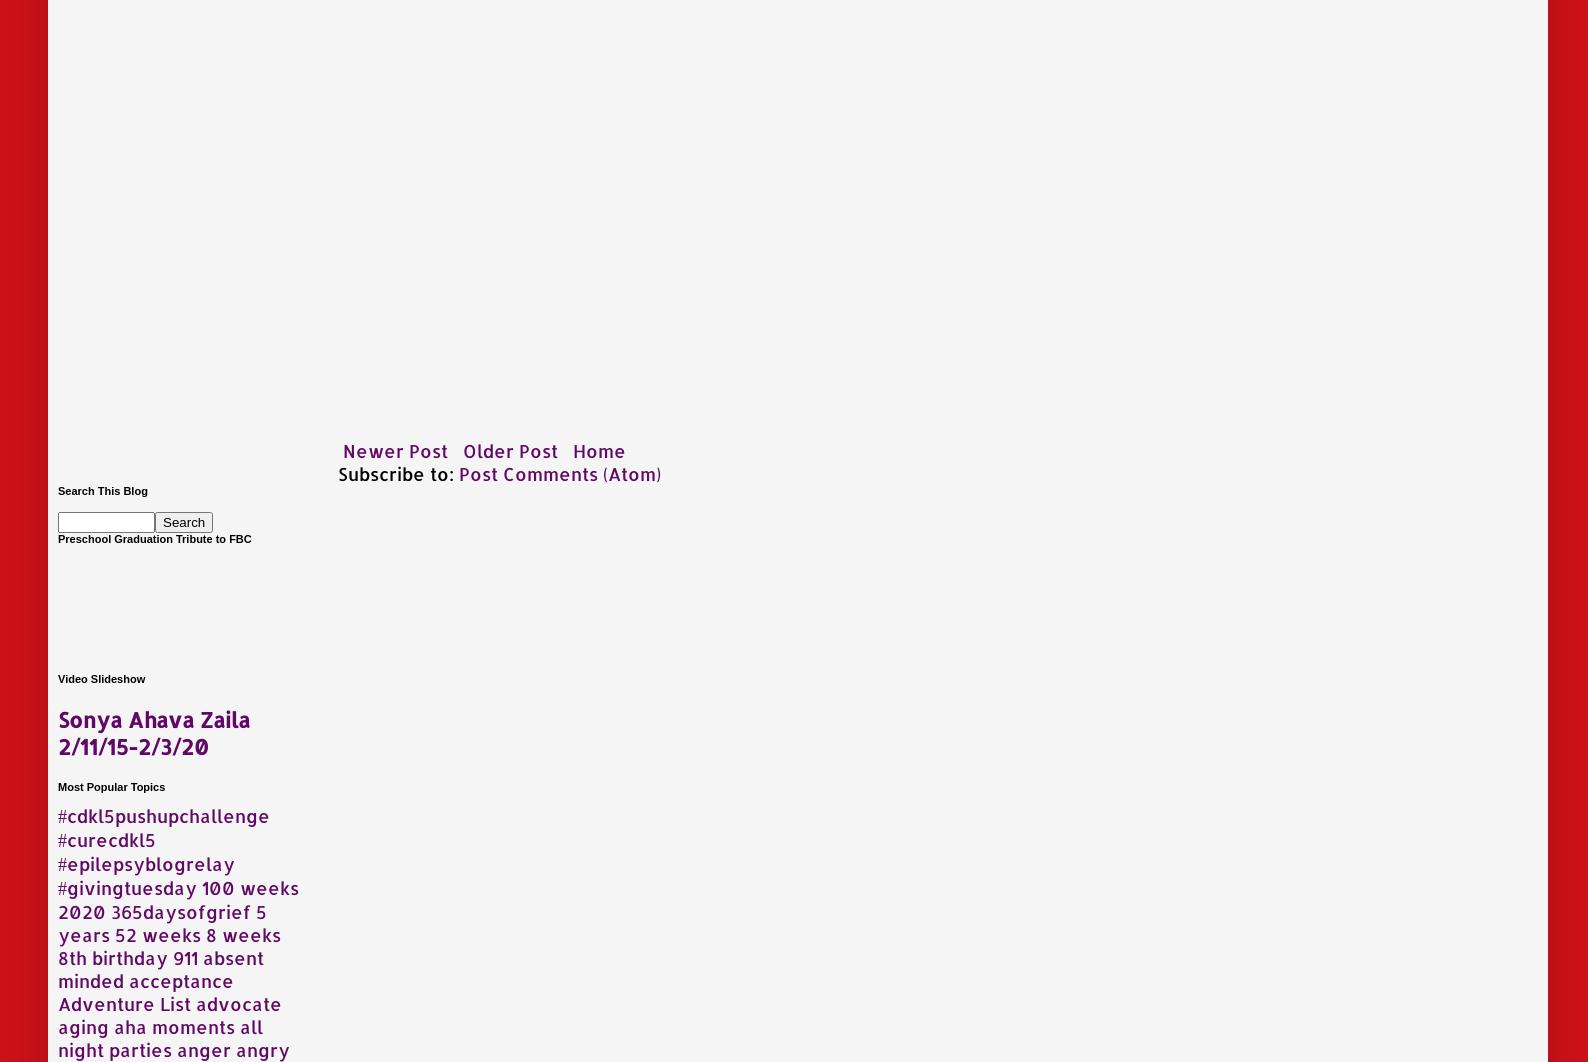  Describe the element at coordinates (205, 932) in the screenshot. I see `'8 weeks'` at that location.